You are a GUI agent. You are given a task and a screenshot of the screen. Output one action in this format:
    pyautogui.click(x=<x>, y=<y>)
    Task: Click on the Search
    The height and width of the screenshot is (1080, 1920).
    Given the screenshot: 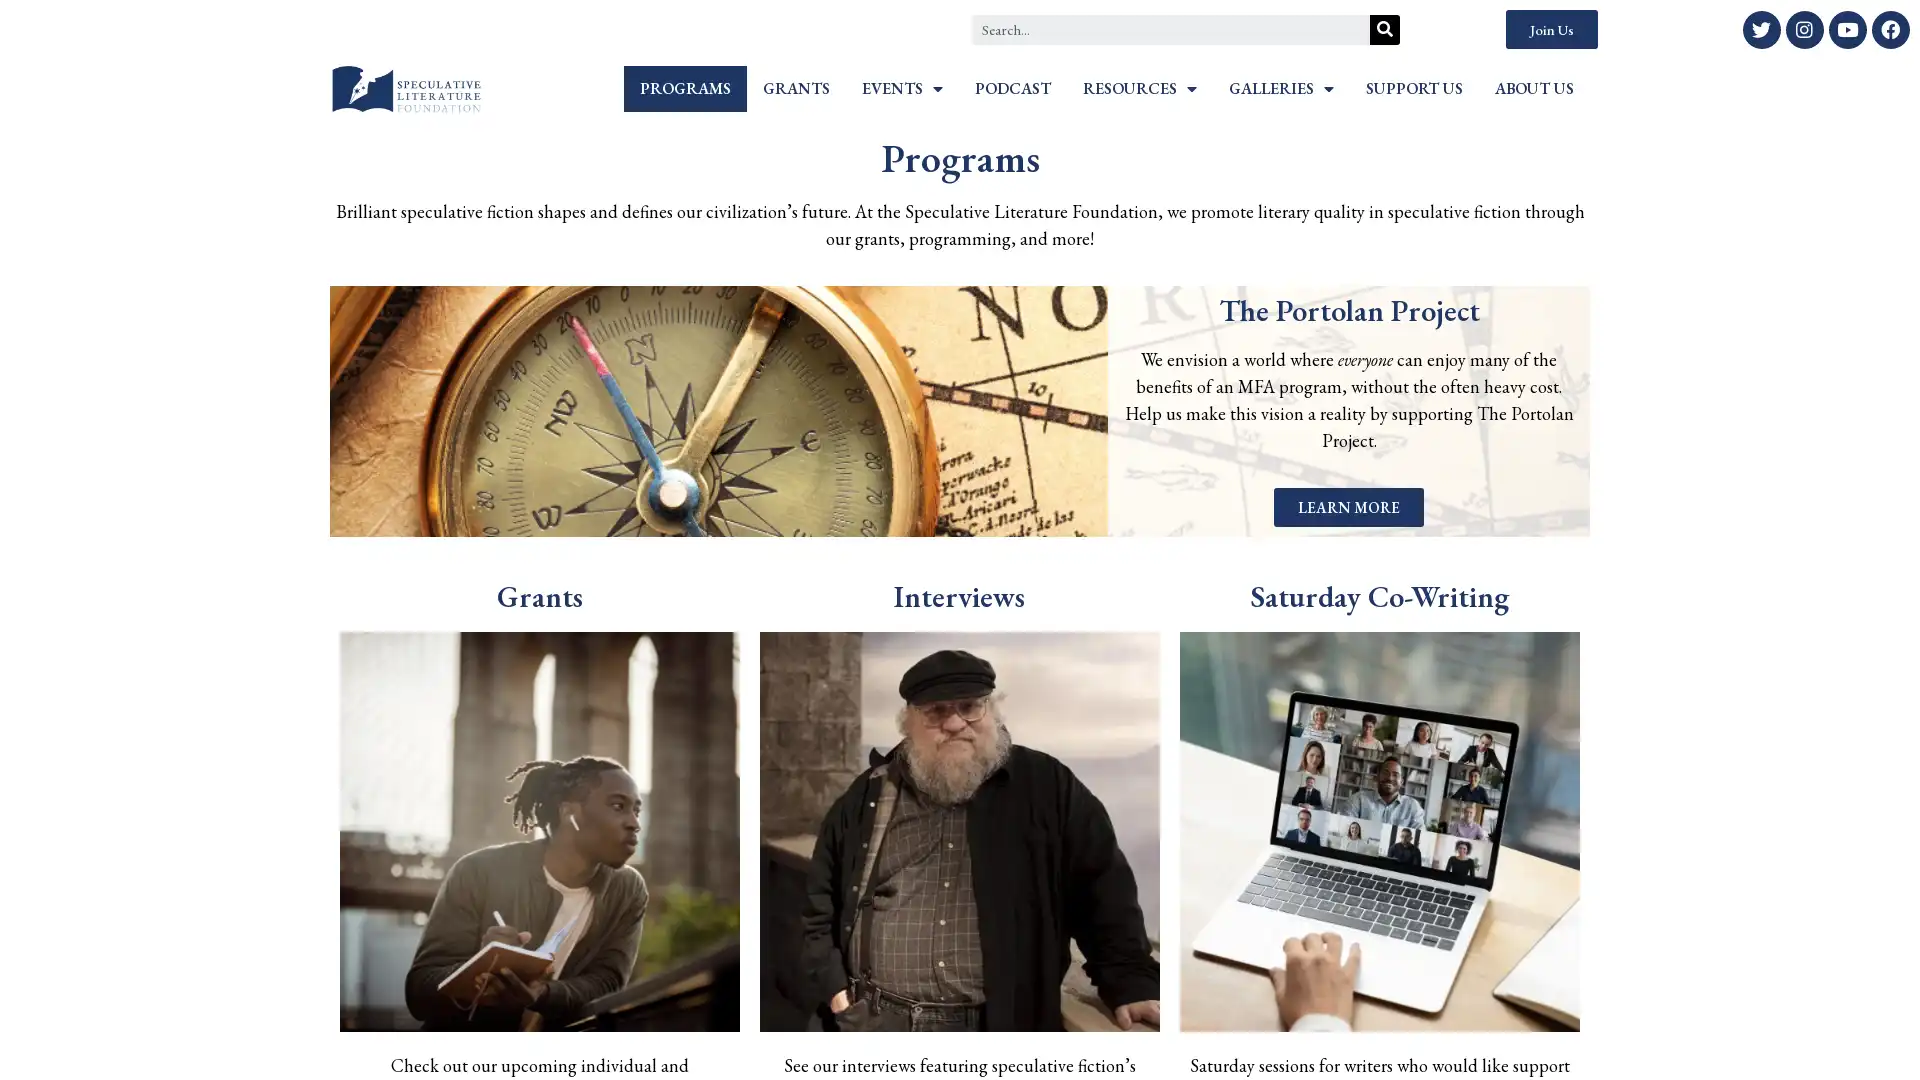 What is the action you would take?
    pyautogui.click(x=1384, y=29)
    